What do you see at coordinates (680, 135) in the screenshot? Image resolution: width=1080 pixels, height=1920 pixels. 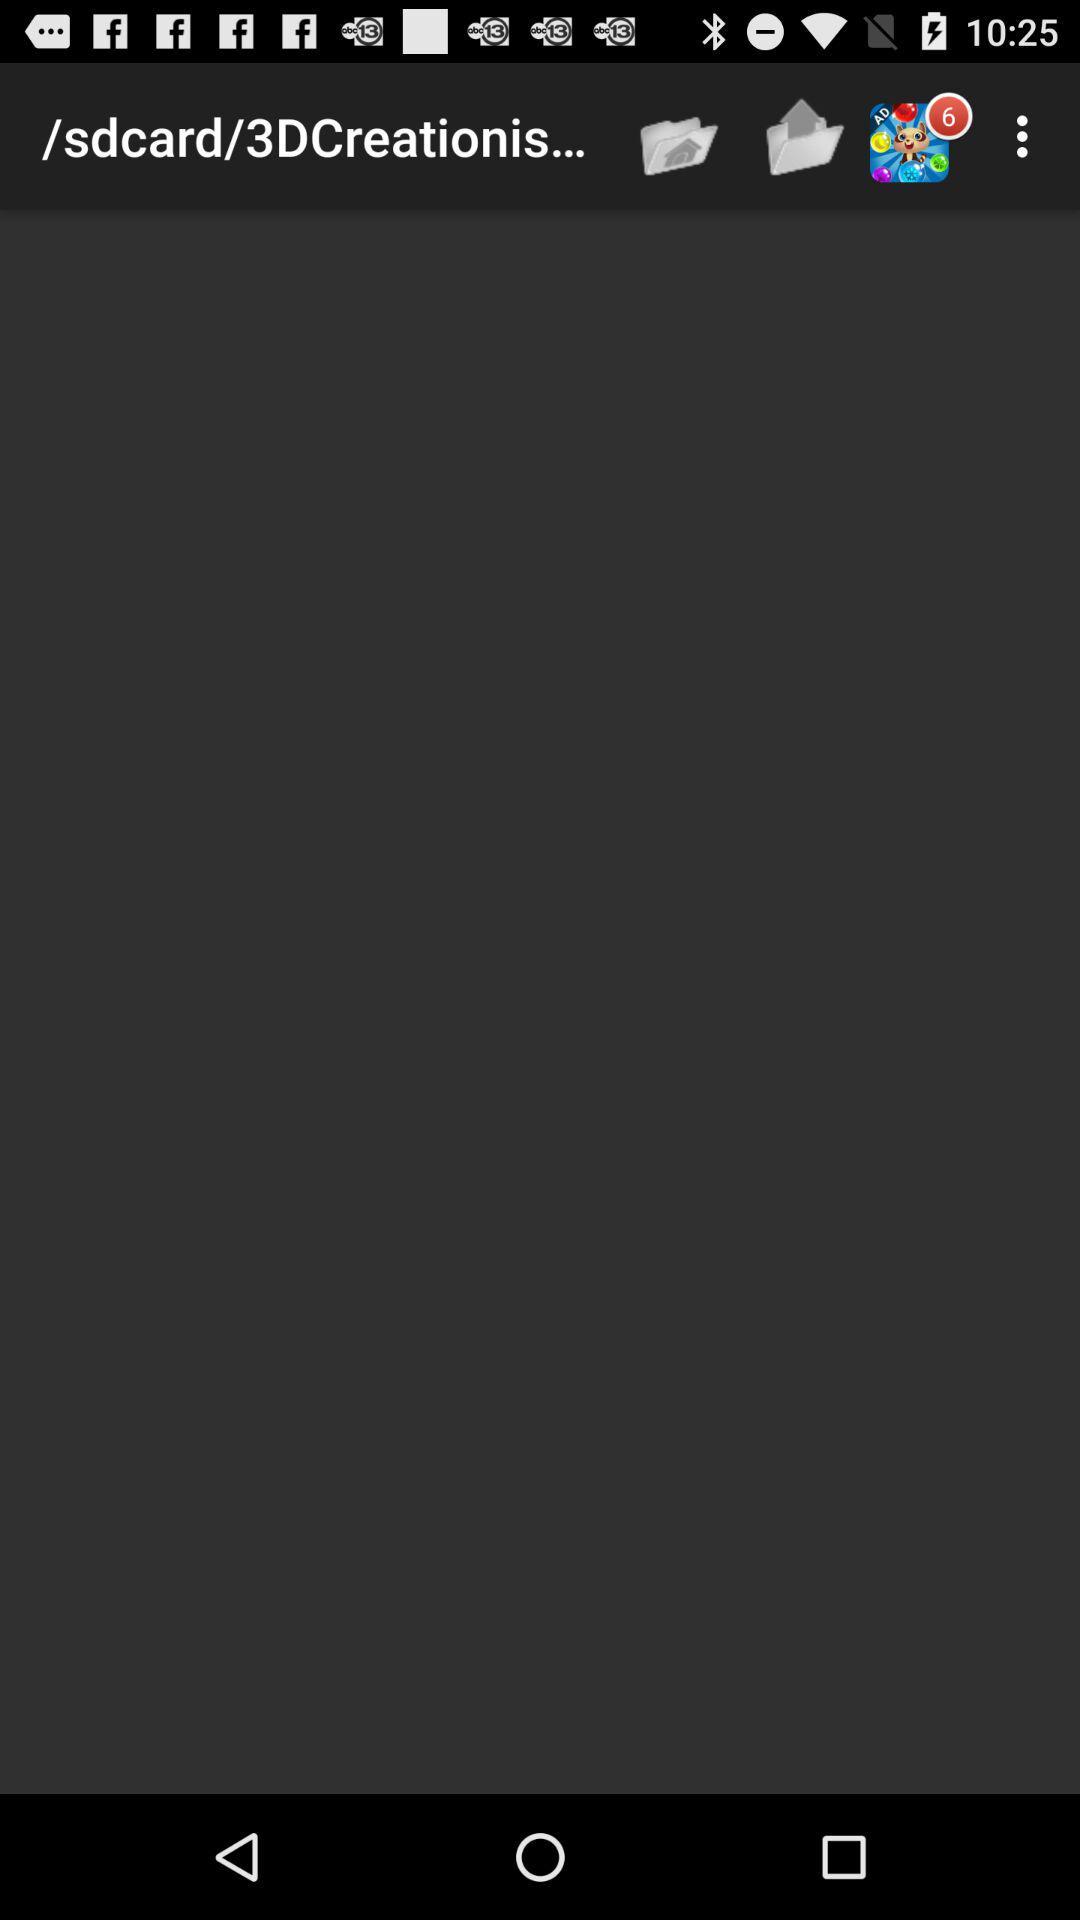 I see `icon at the top` at bounding box center [680, 135].